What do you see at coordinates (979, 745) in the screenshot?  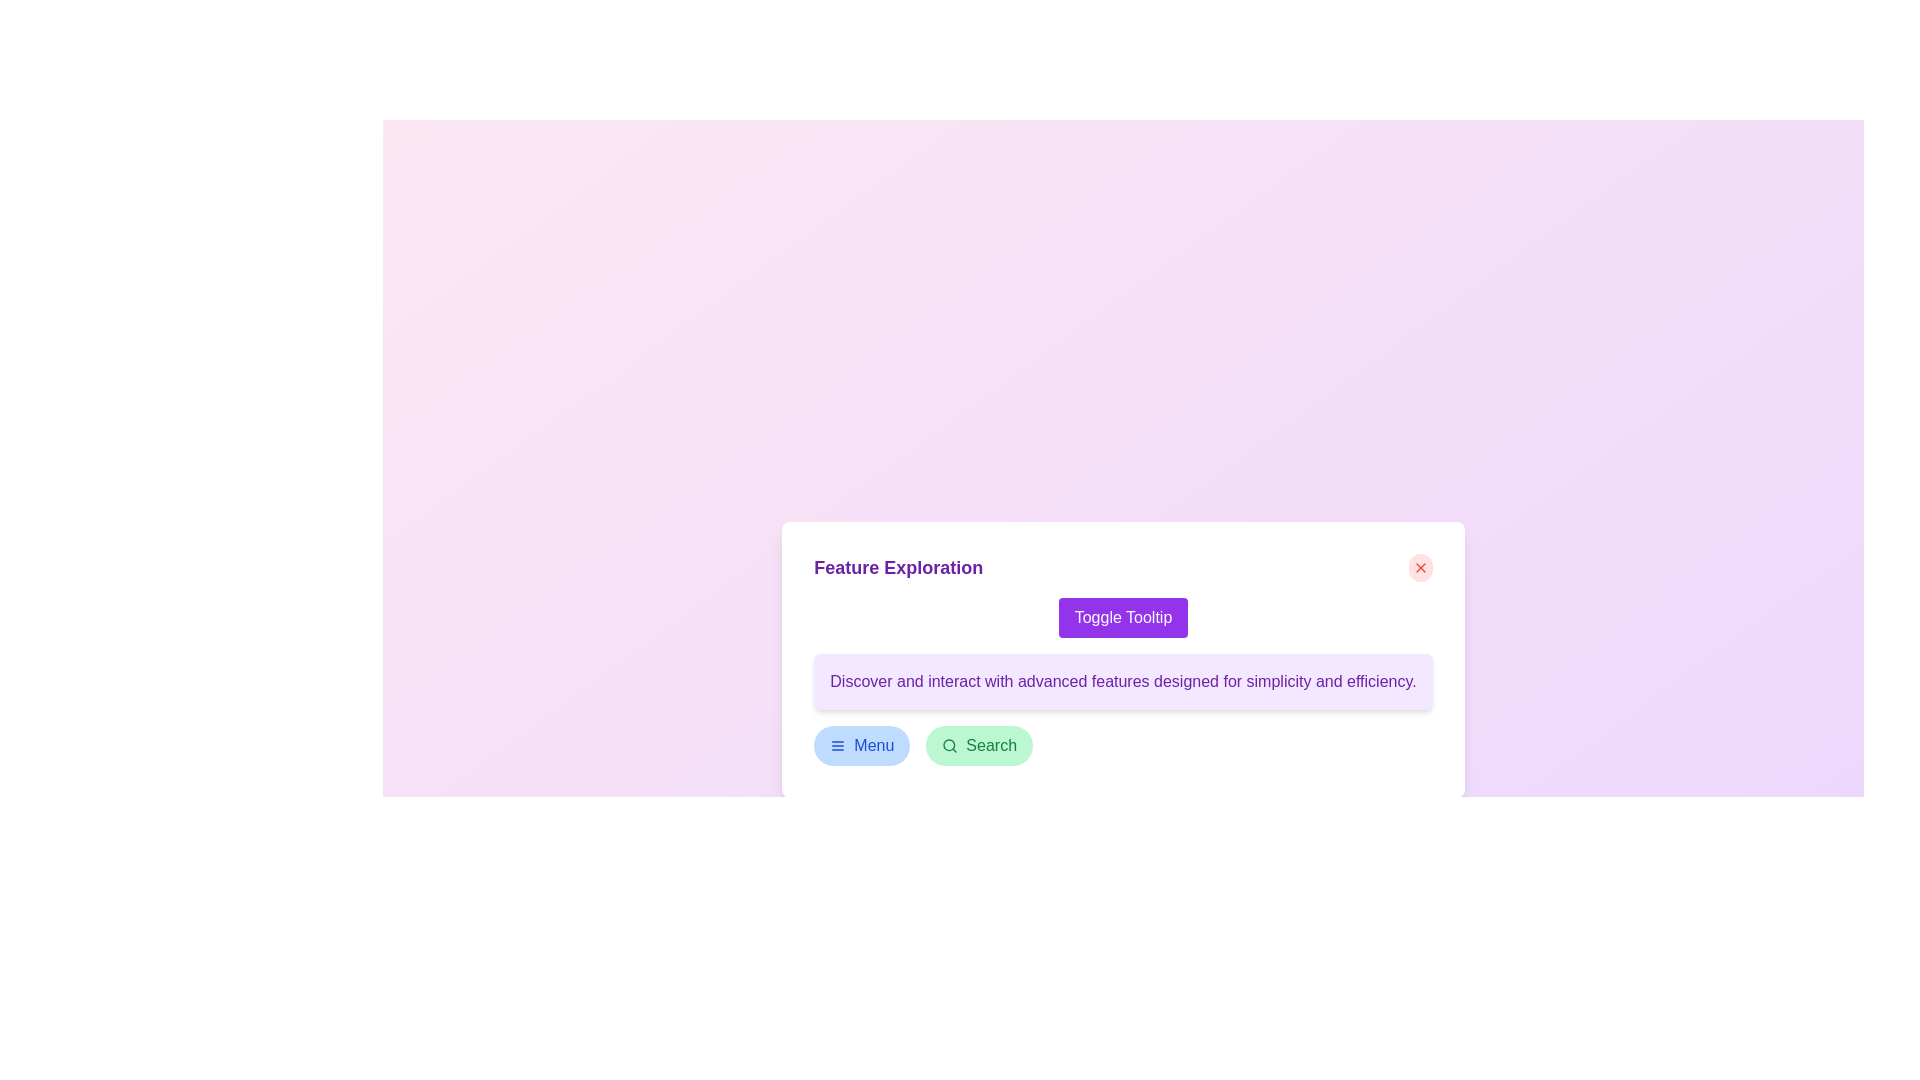 I see `the green rounded rectangle button labeled 'Search' with a magnifying glass icon` at bounding box center [979, 745].